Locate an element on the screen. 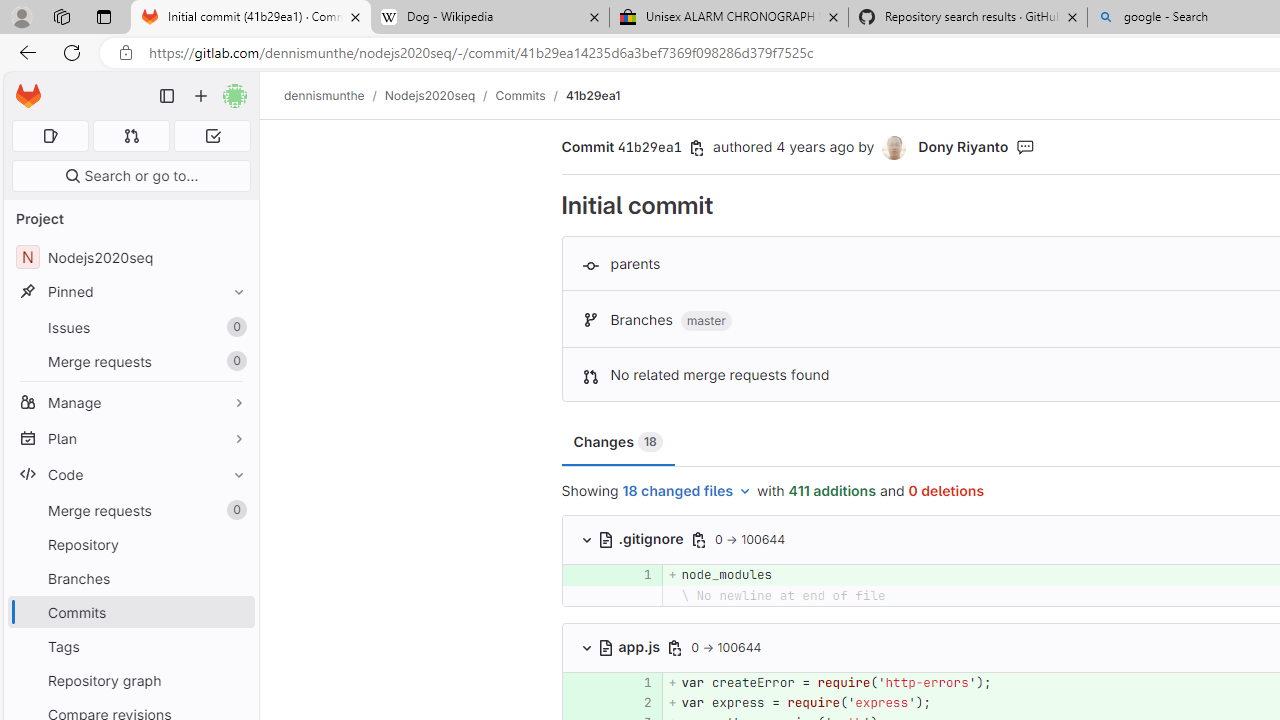 The height and width of the screenshot is (720, 1280). 'Primary navigation sidebar' is located at coordinates (167, 96).